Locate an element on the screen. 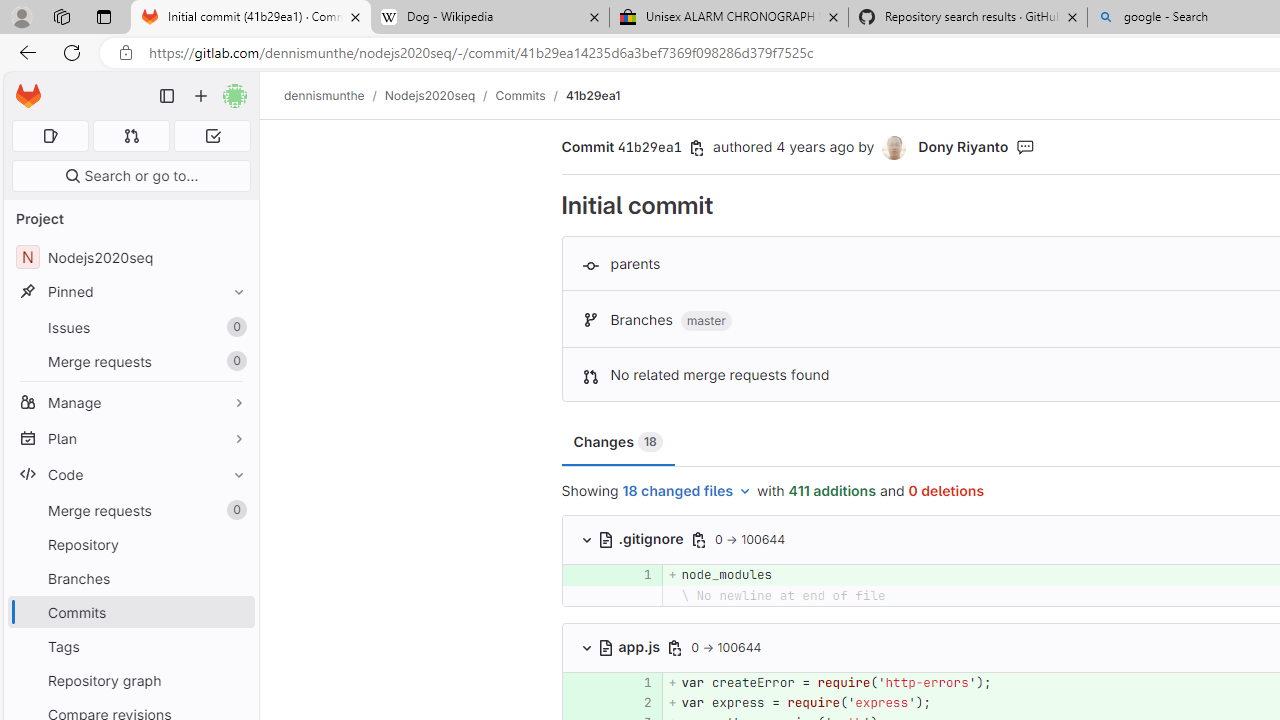 The height and width of the screenshot is (720, 1280). 'Primary navigation sidebar' is located at coordinates (167, 96).